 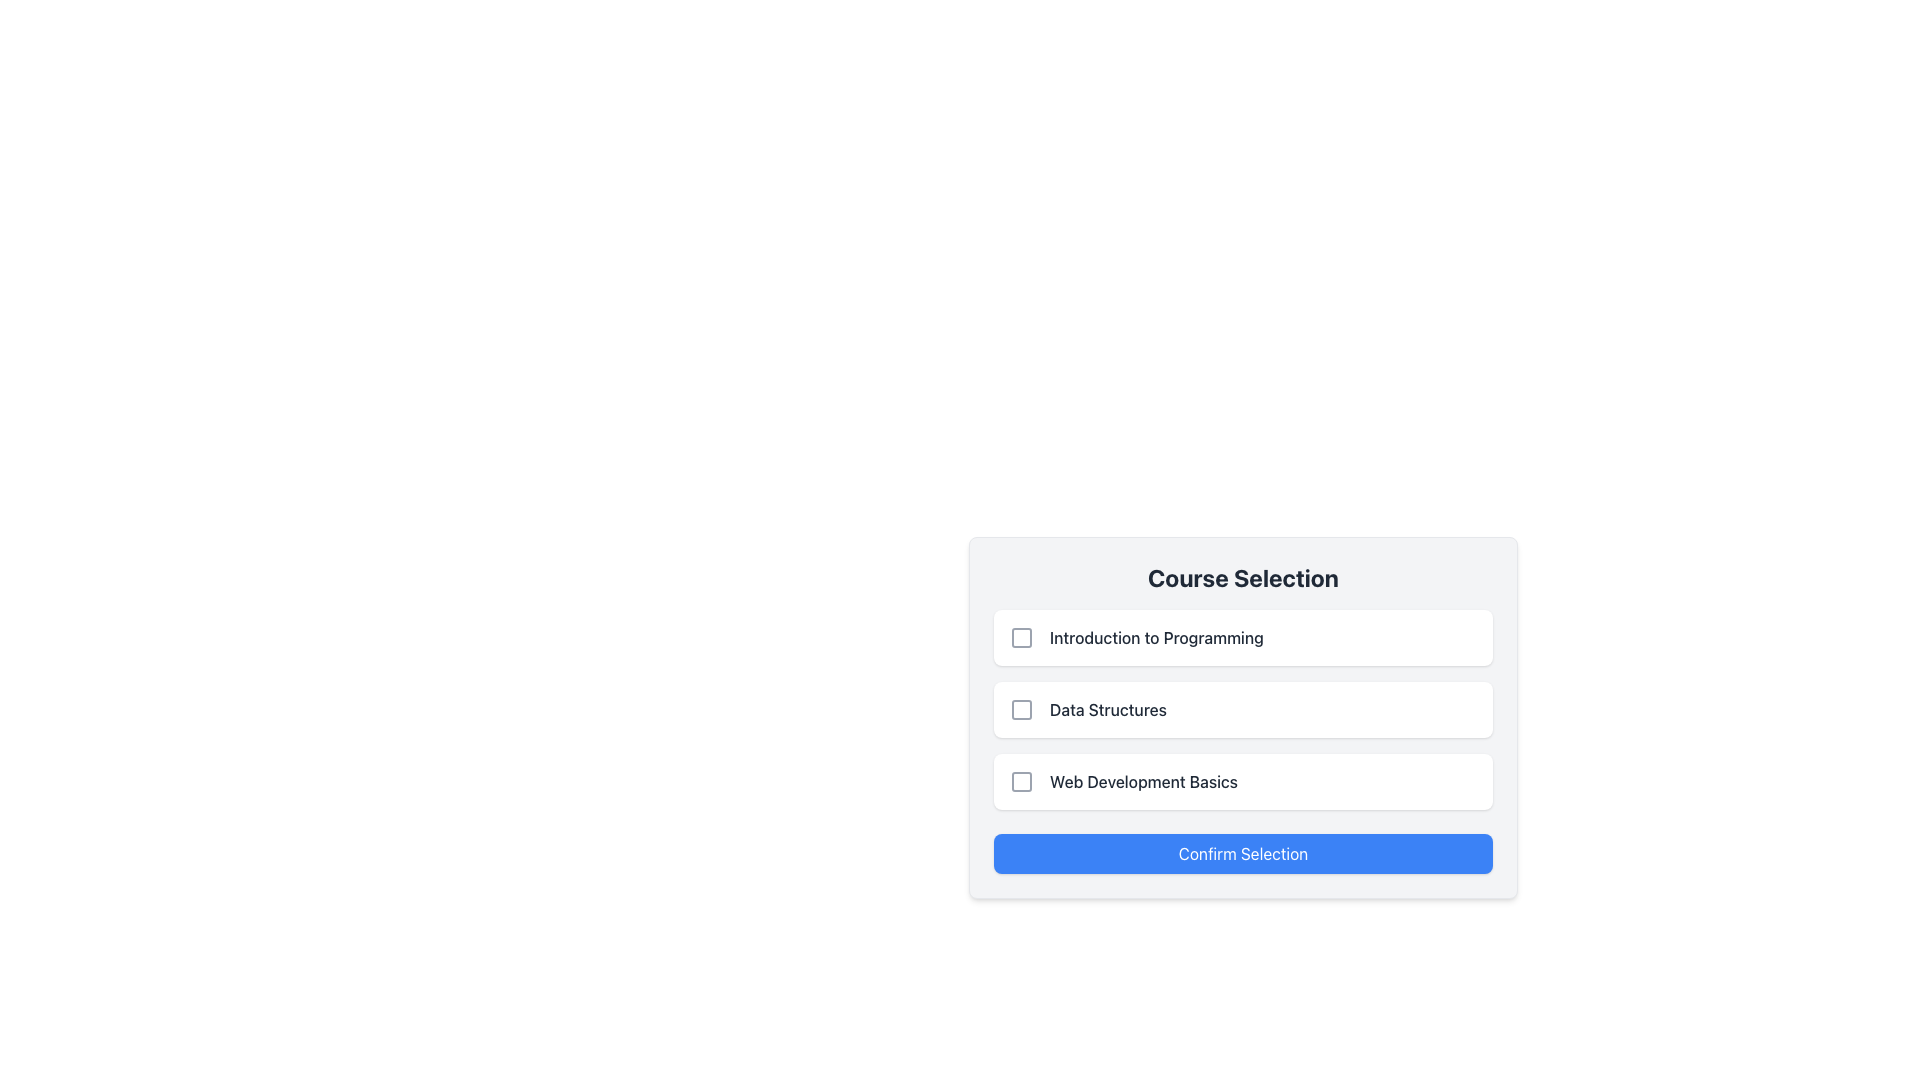 I want to click on the 'Data Structures' button with integrated checkbox, which is the second option in a vertical list, so click(x=1242, y=708).